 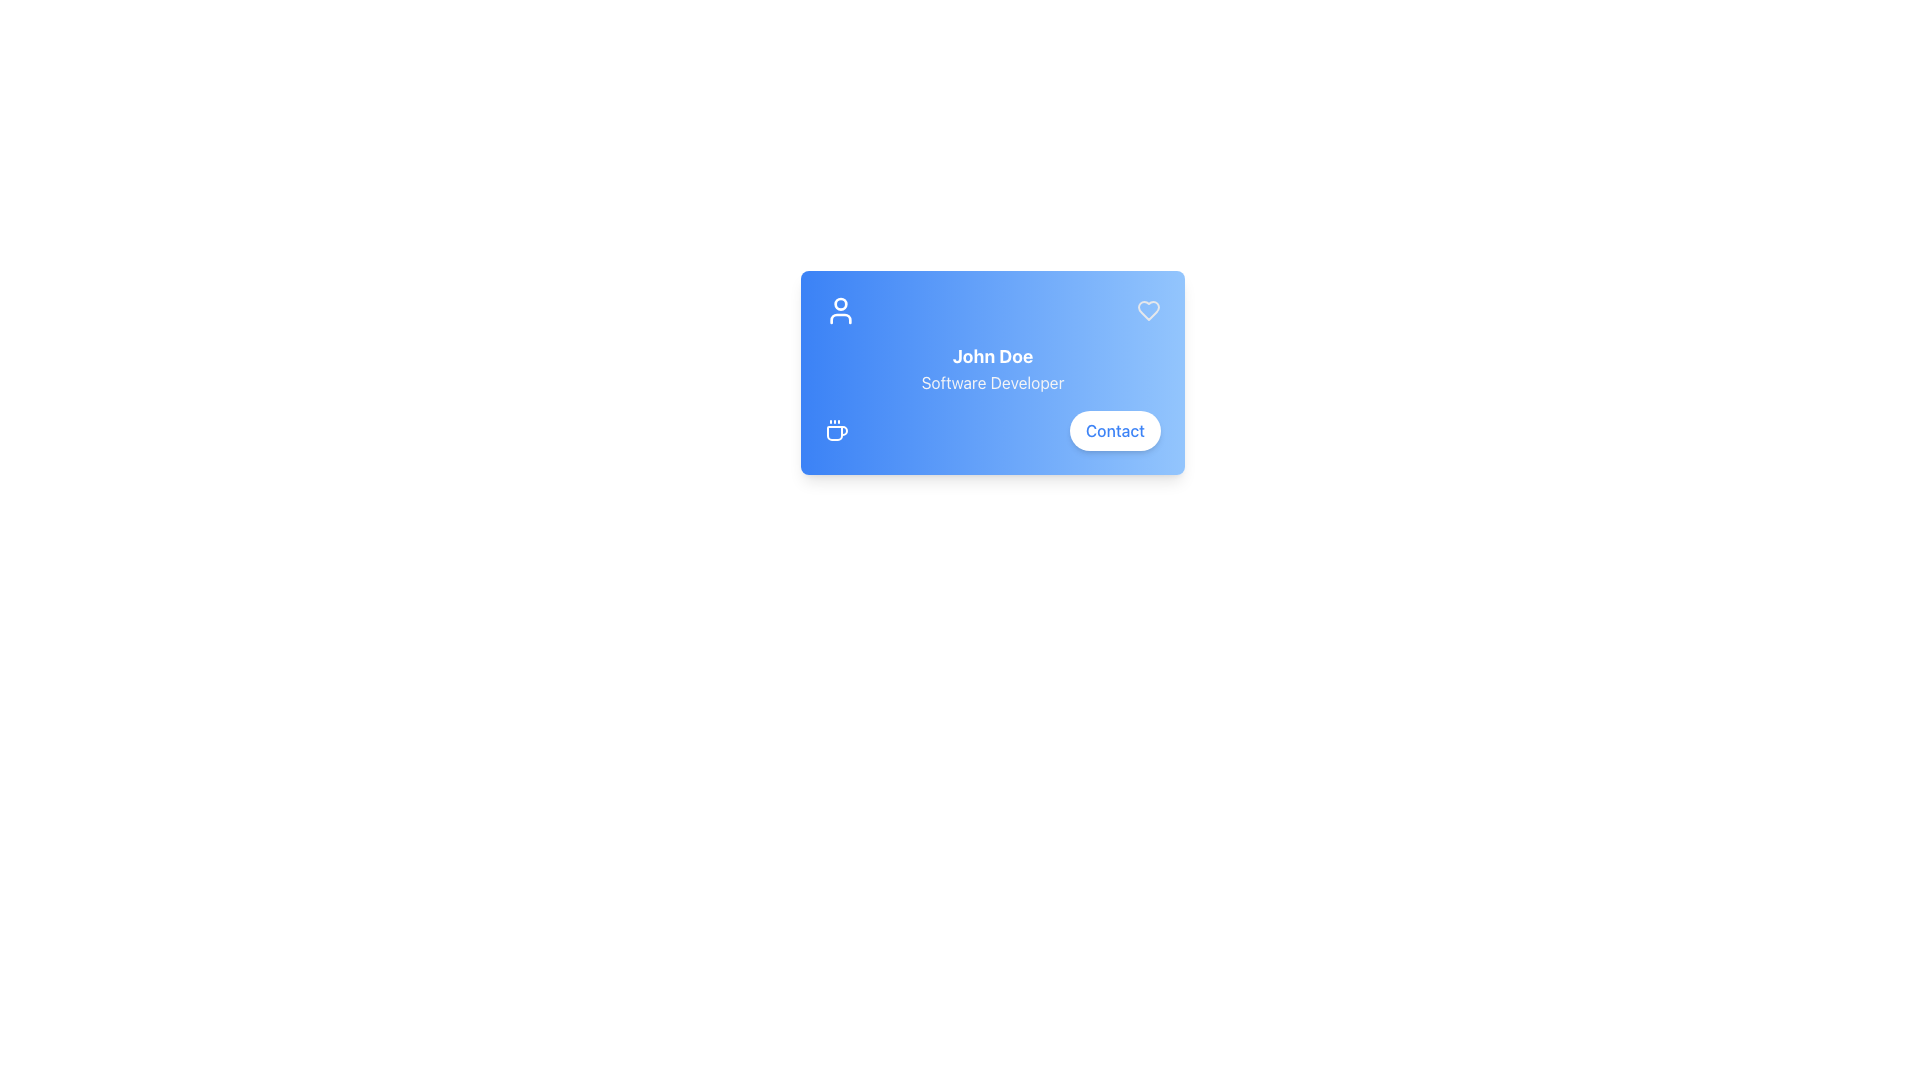 What do you see at coordinates (1148, 311) in the screenshot?
I see `the heart-shaped like button outlined in white located in the top-right corner of the card to like the profile` at bounding box center [1148, 311].